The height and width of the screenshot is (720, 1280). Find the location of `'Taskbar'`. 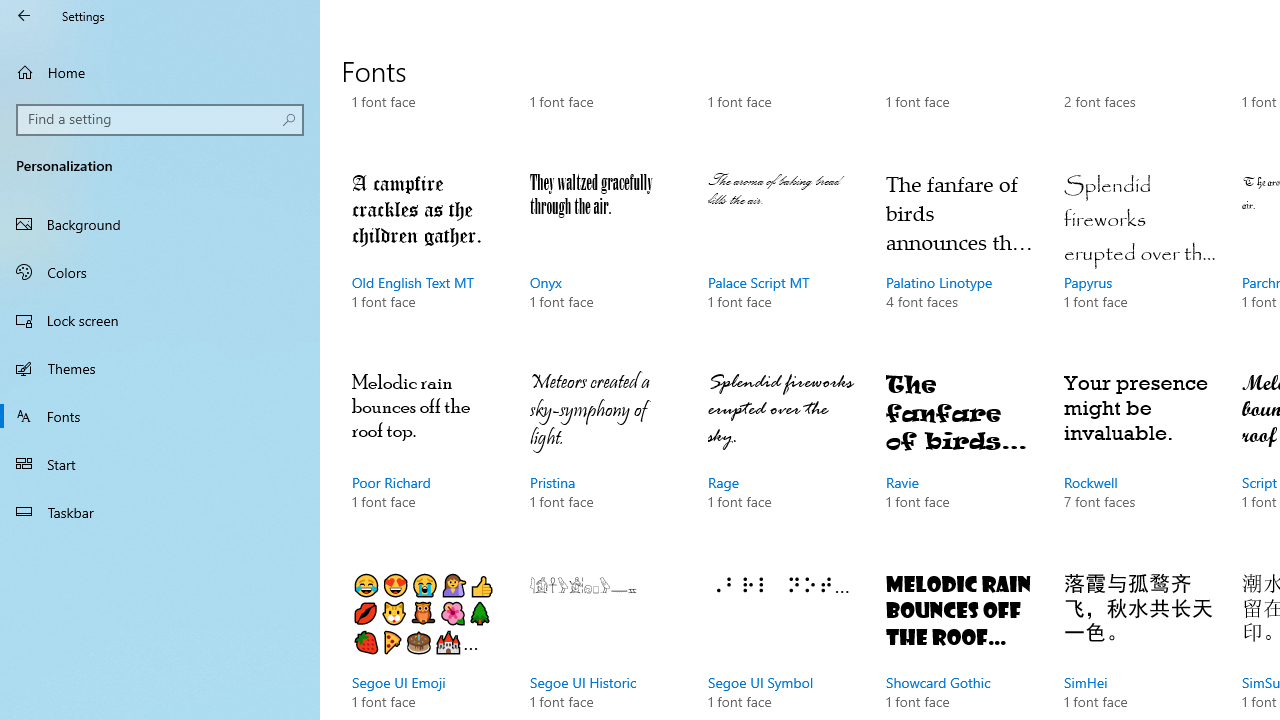

'Taskbar' is located at coordinates (160, 510).